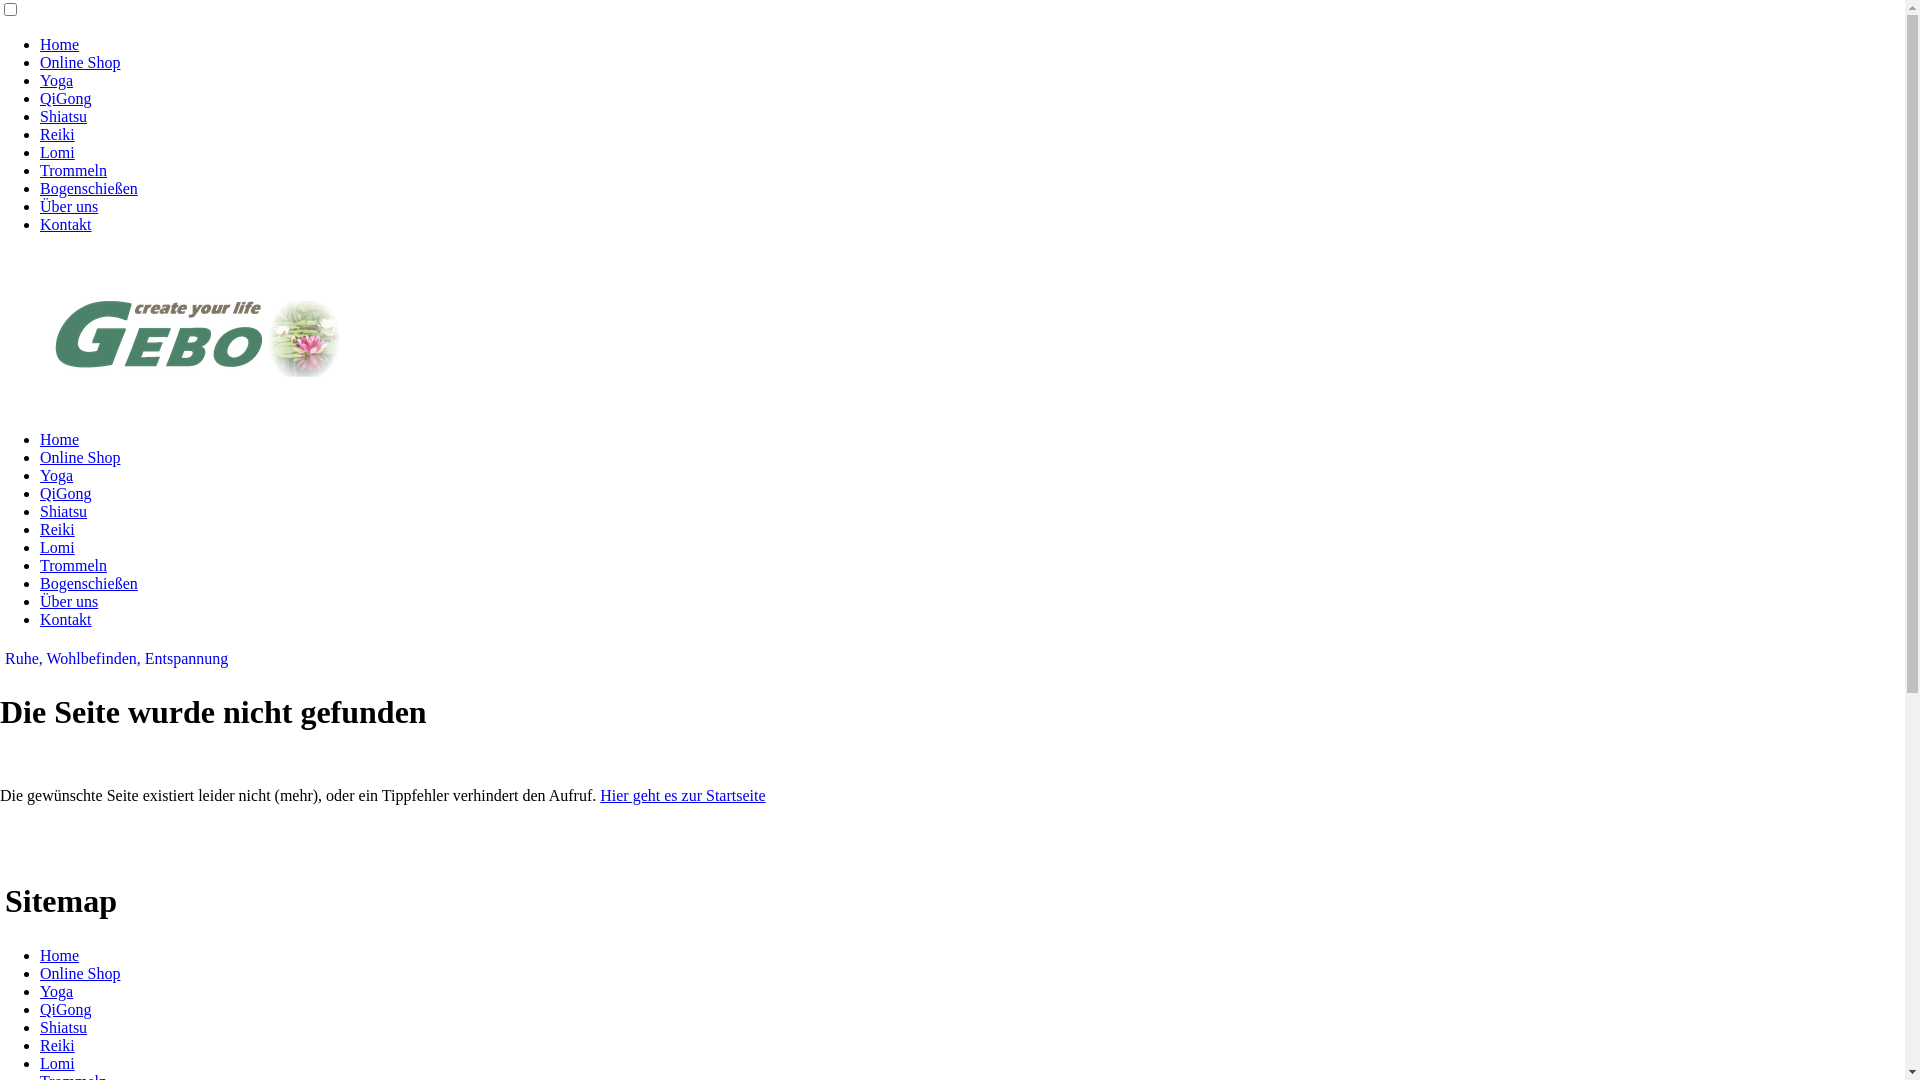  I want to click on 'Kontakt', so click(66, 224).